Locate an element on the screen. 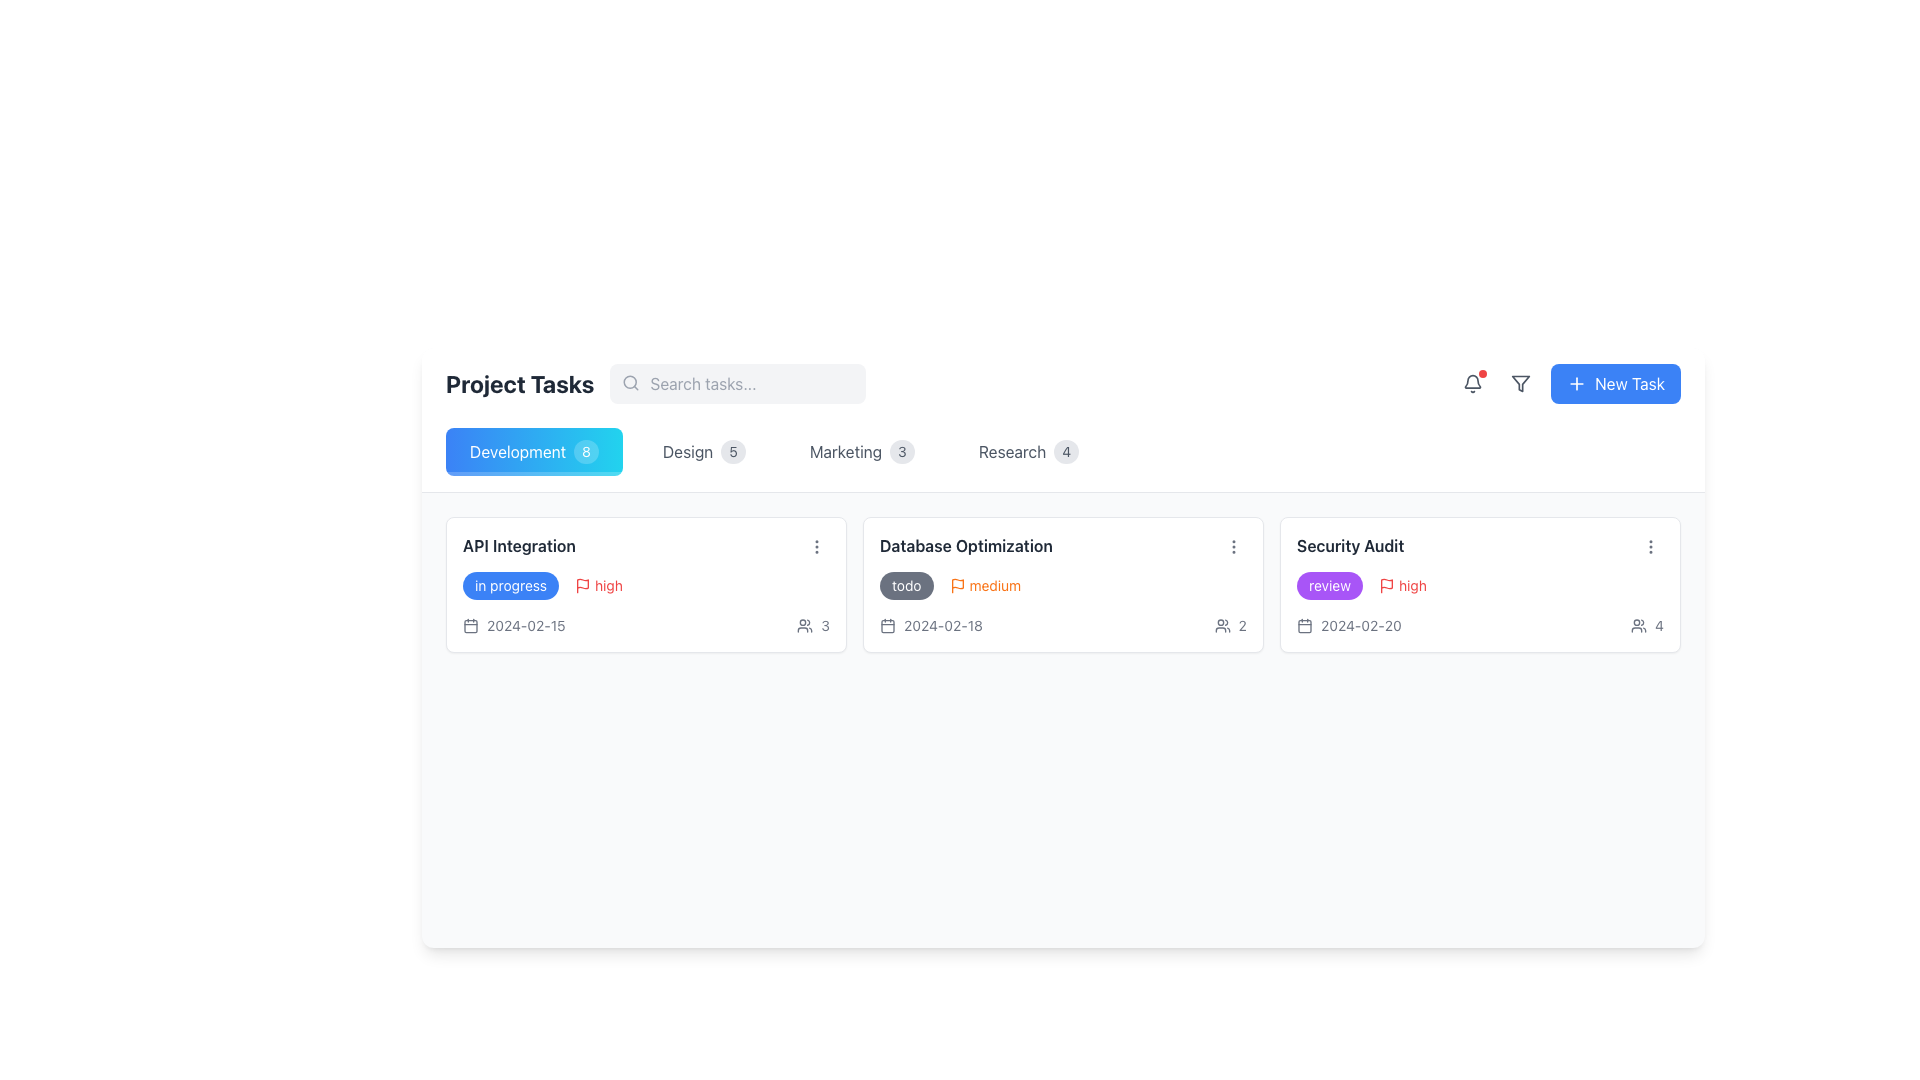 This screenshot has width=1920, height=1080. the 'Security Audit' text label, which is styled with a bold font and dark gray color, located at the top of the card is located at coordinates (1350, 546).